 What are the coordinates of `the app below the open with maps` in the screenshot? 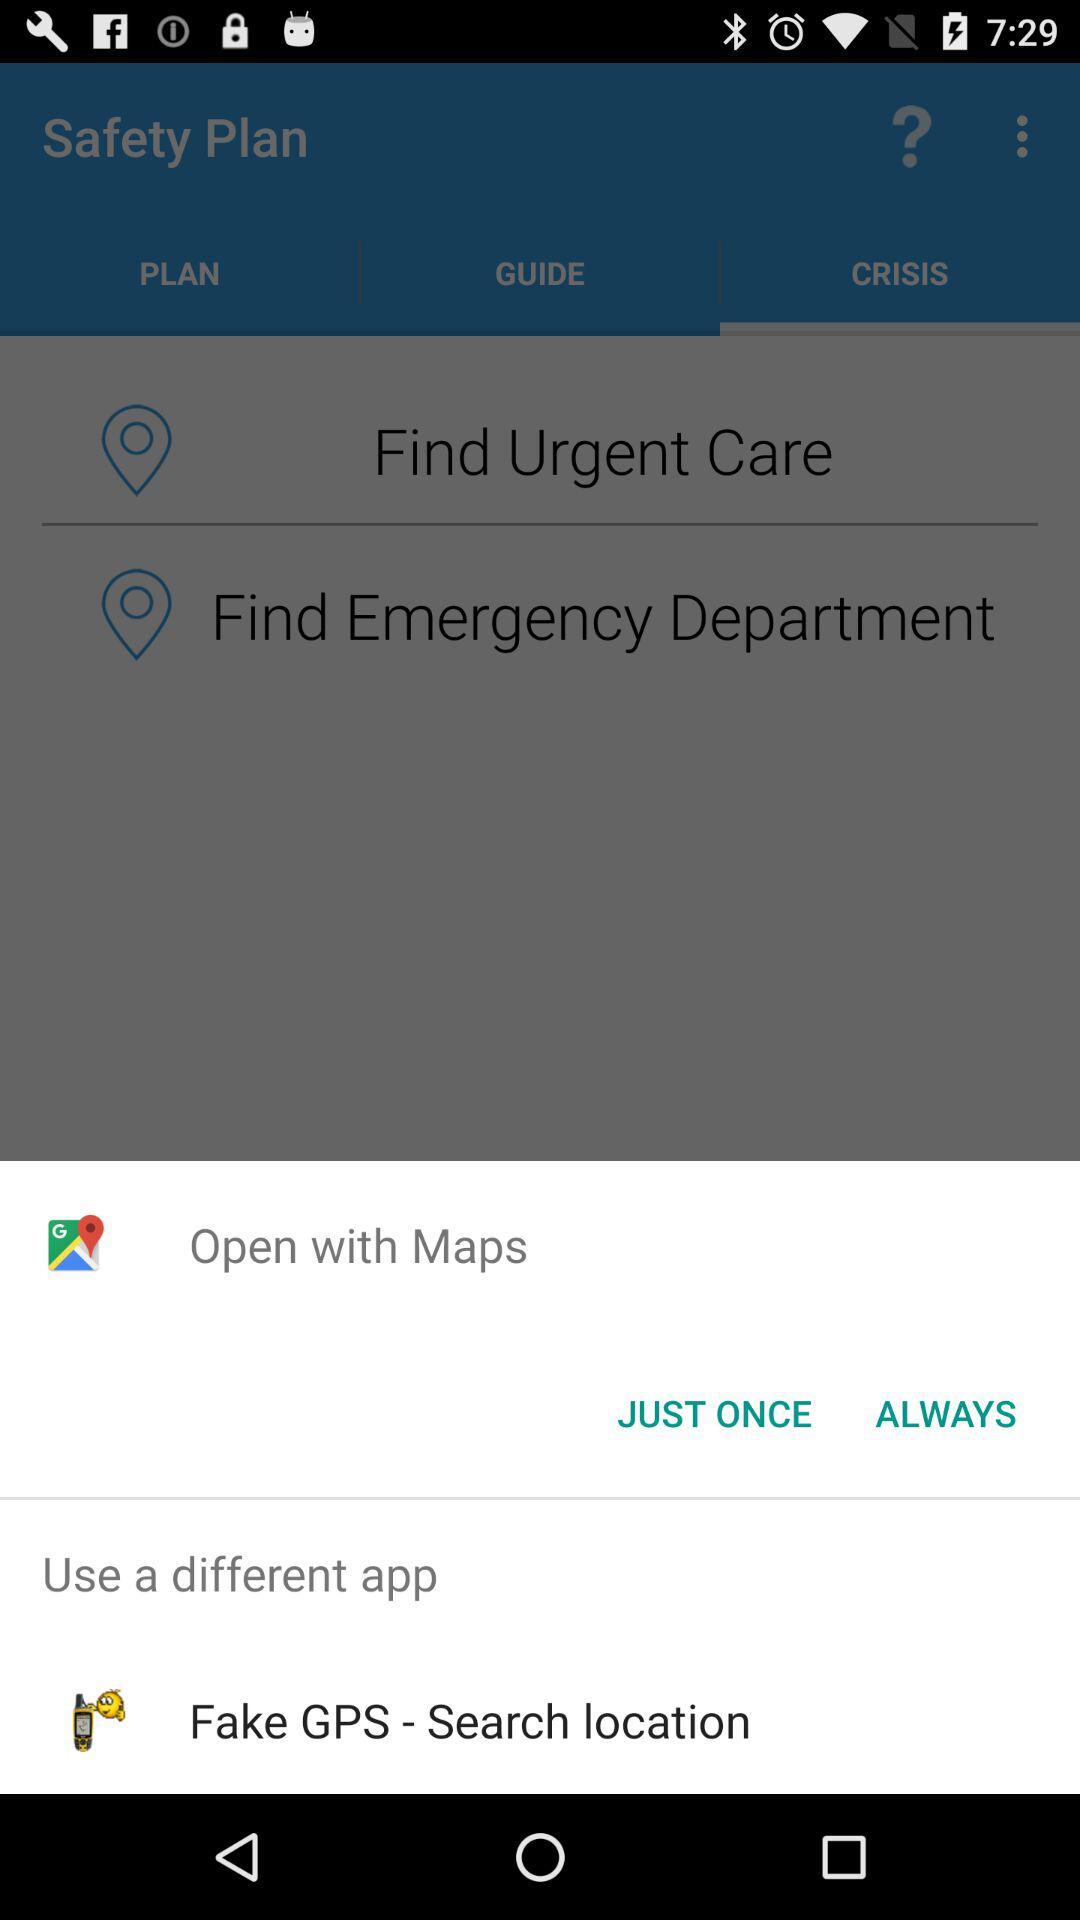 It's located at (945, 1411).